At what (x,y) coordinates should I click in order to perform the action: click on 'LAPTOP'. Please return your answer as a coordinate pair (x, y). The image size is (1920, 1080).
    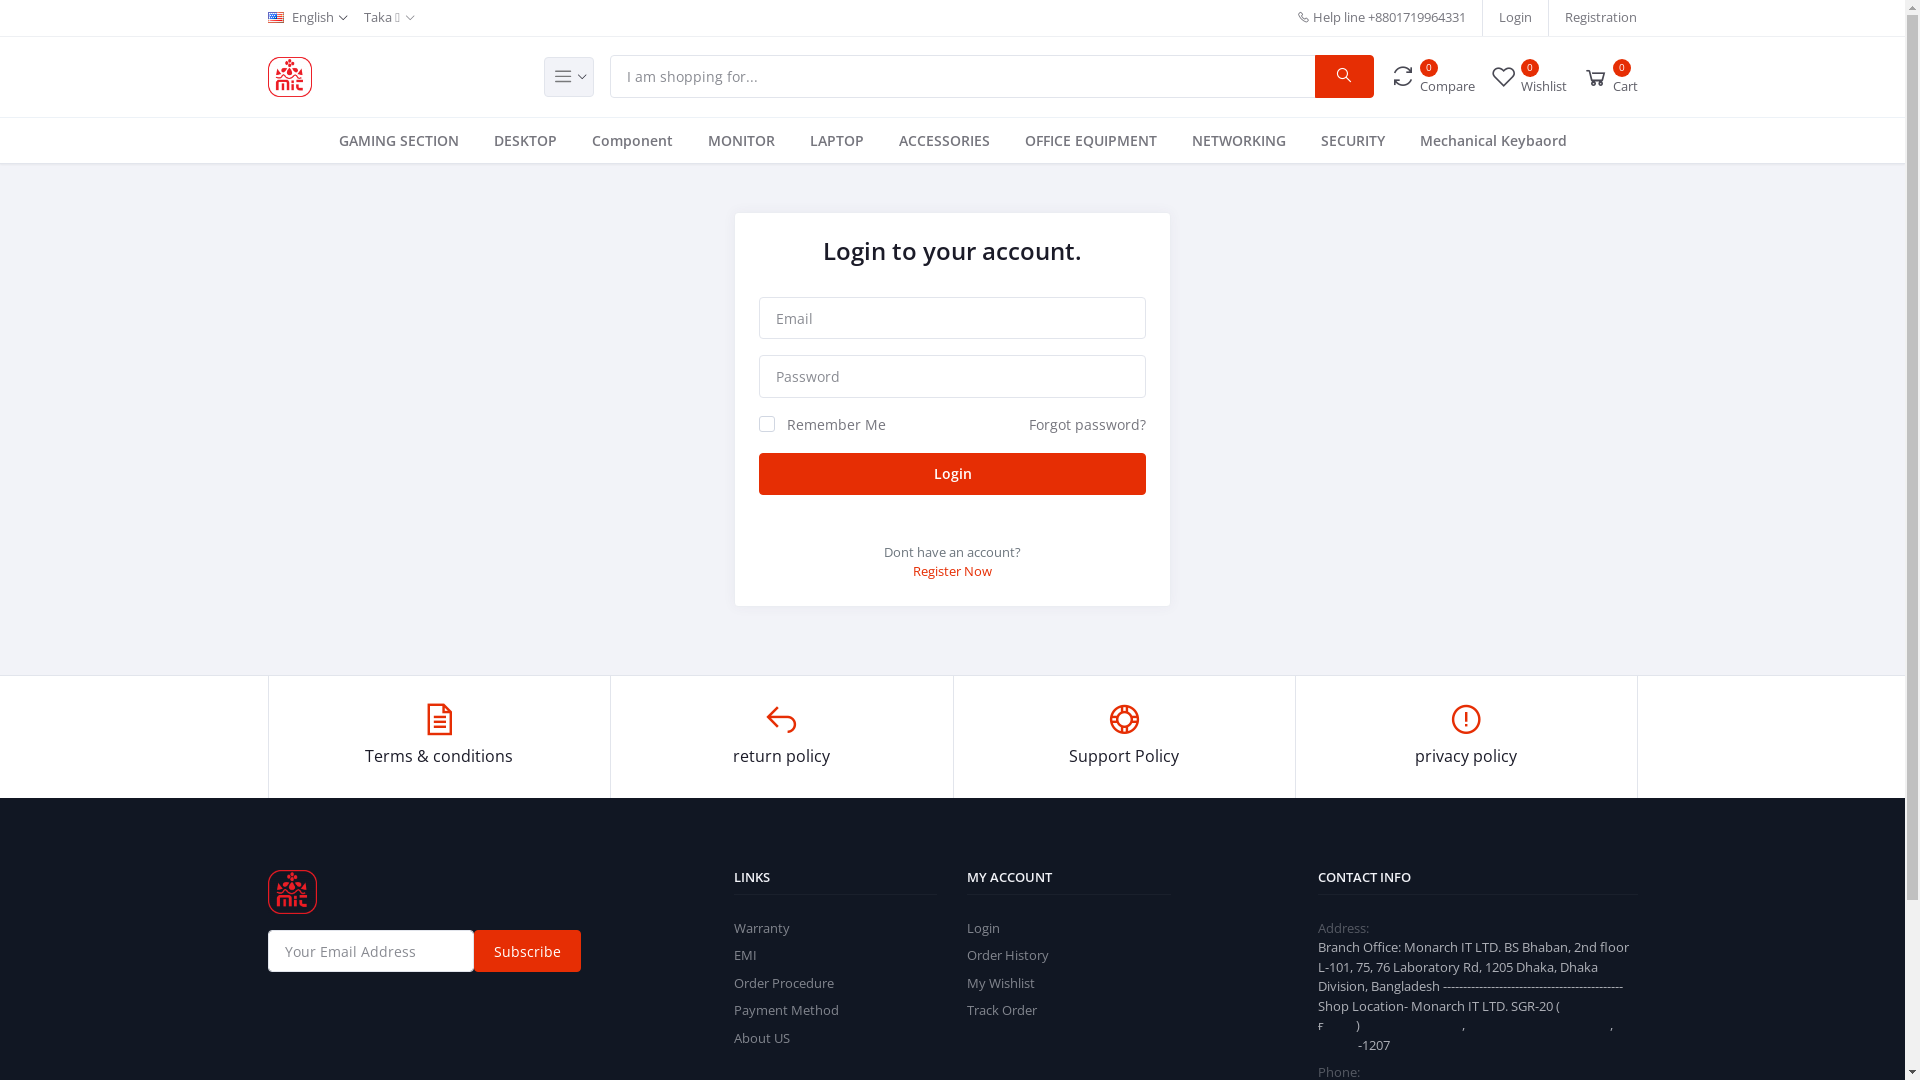
    Looking at the image, I should click on (836, 139).